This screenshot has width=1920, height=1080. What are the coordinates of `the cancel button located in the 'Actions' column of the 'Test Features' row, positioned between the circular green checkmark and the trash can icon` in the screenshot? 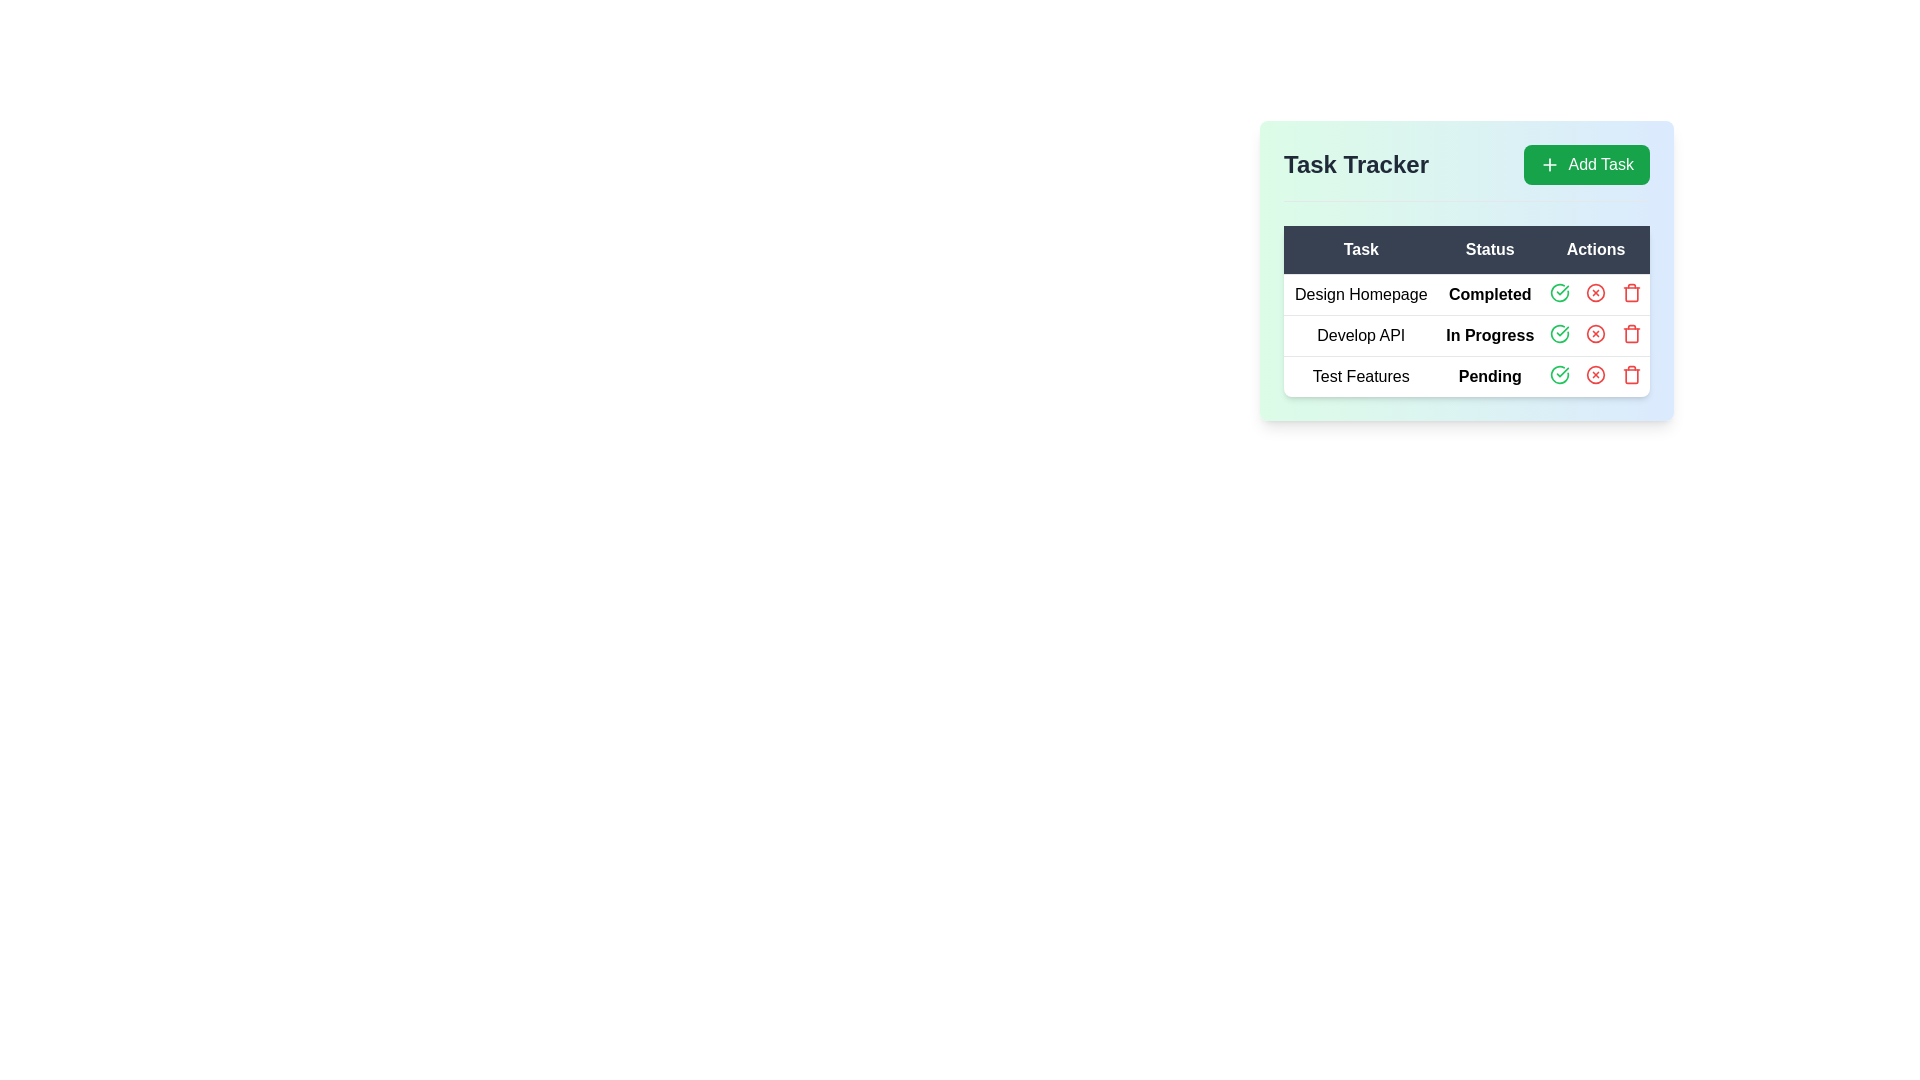 It's located at (1595, 374).